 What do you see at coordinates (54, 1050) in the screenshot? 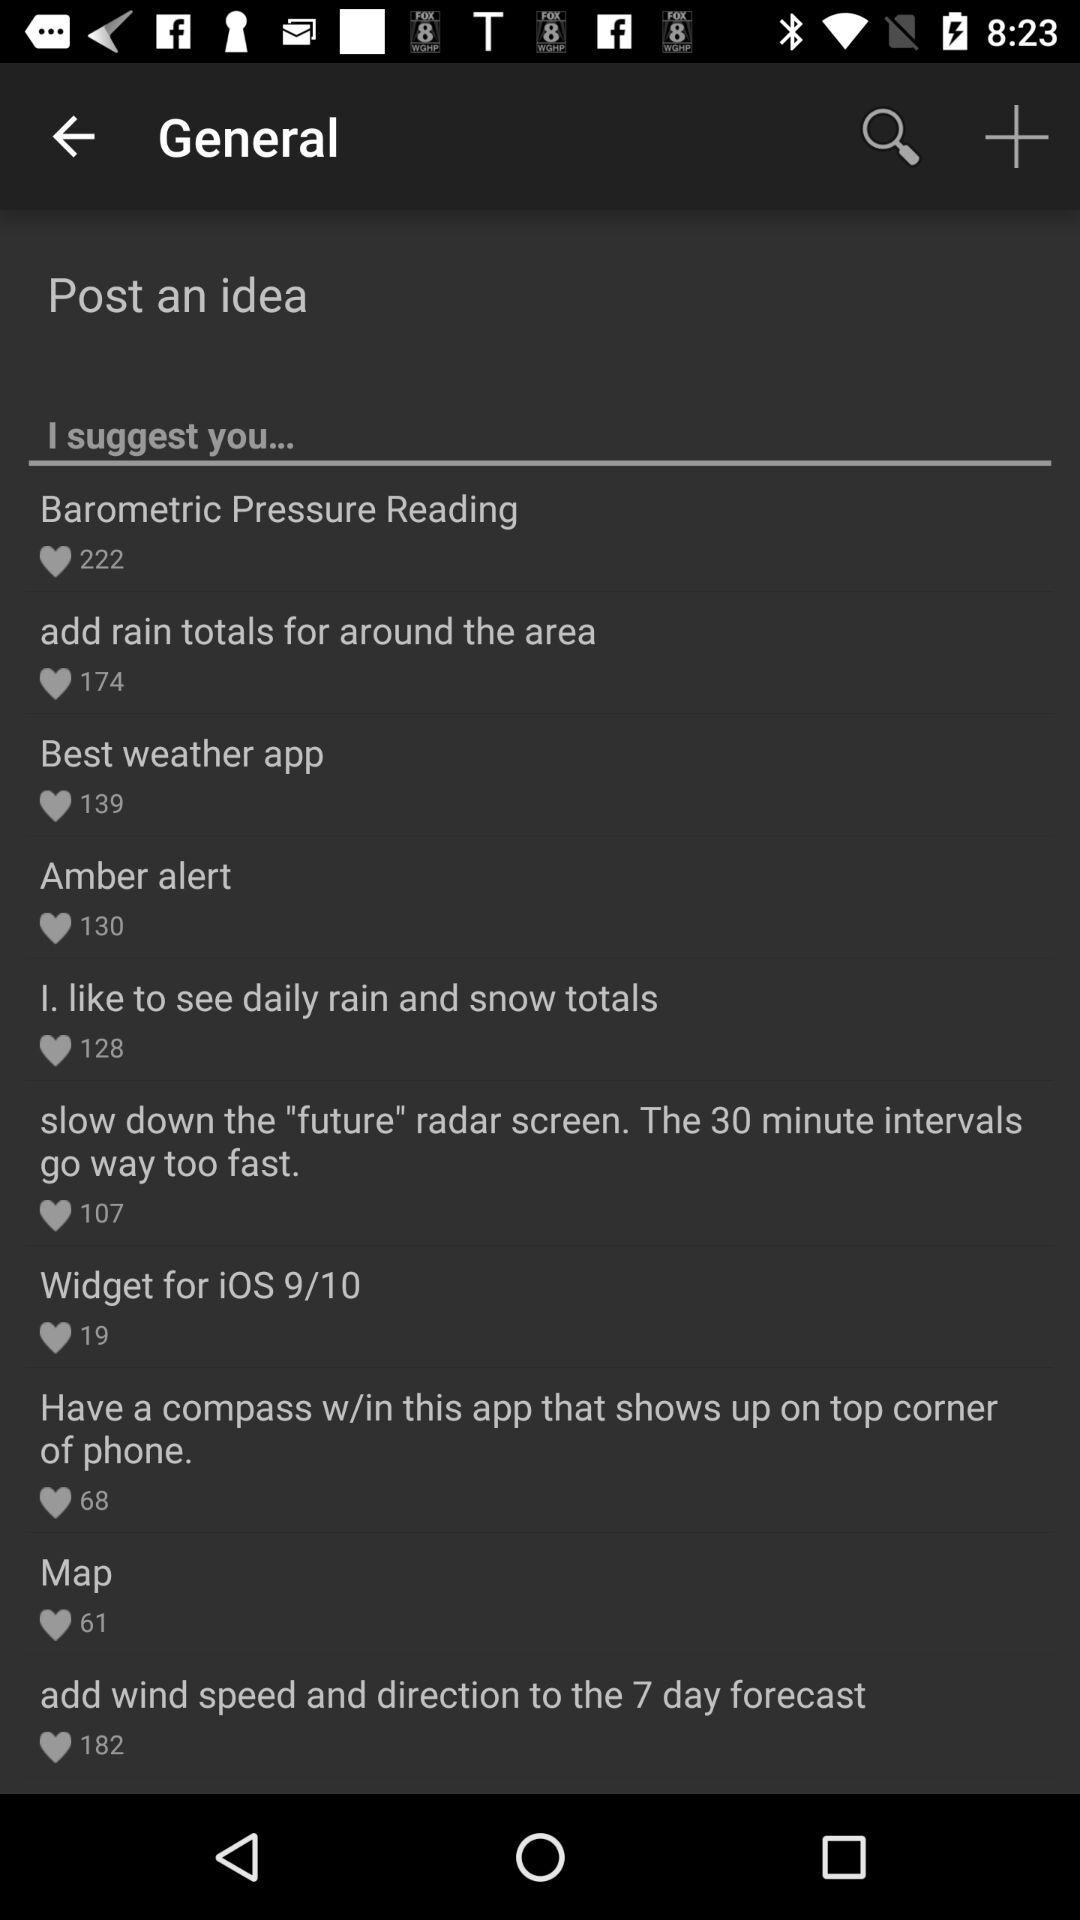
I see `the symbol left to the text 128` at bounding box center [54, 1050].